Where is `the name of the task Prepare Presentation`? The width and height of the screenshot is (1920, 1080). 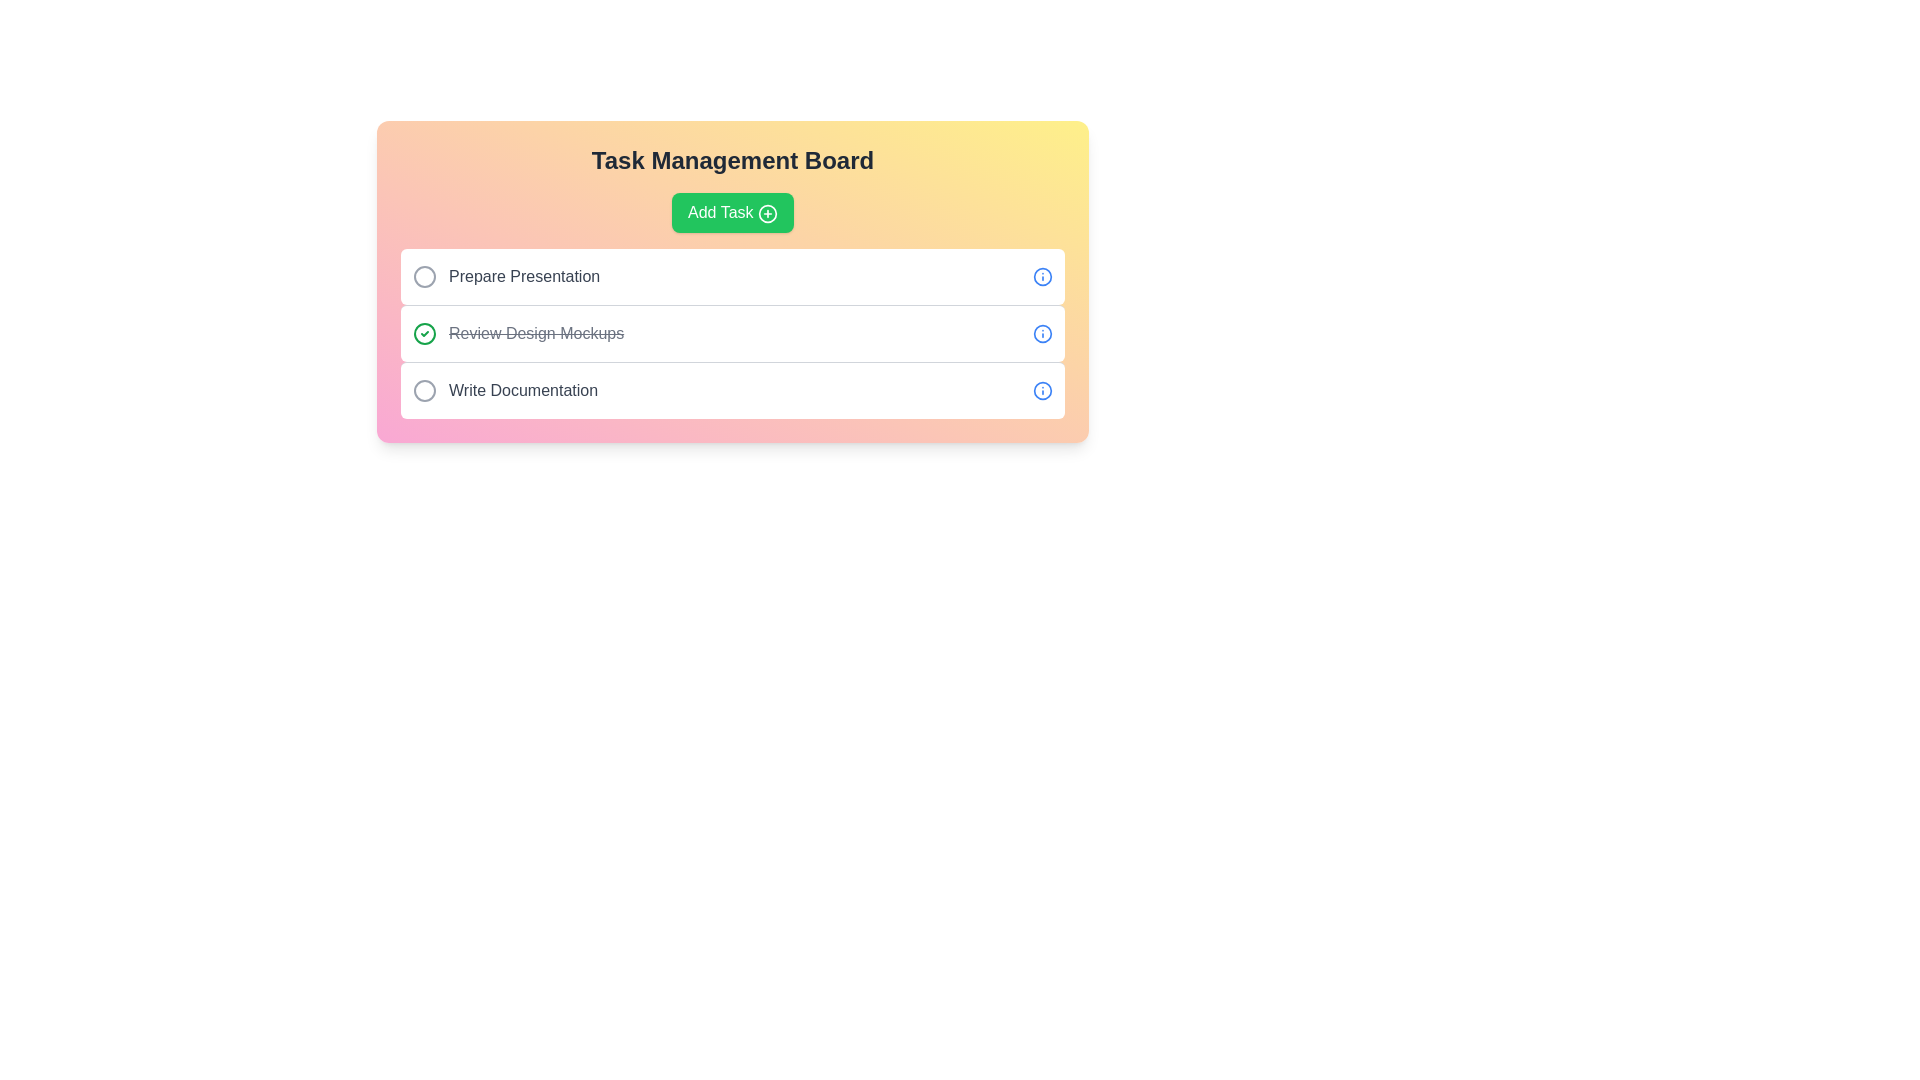 the name of the task Prepare Presentation is located at coordinates (424, 277).